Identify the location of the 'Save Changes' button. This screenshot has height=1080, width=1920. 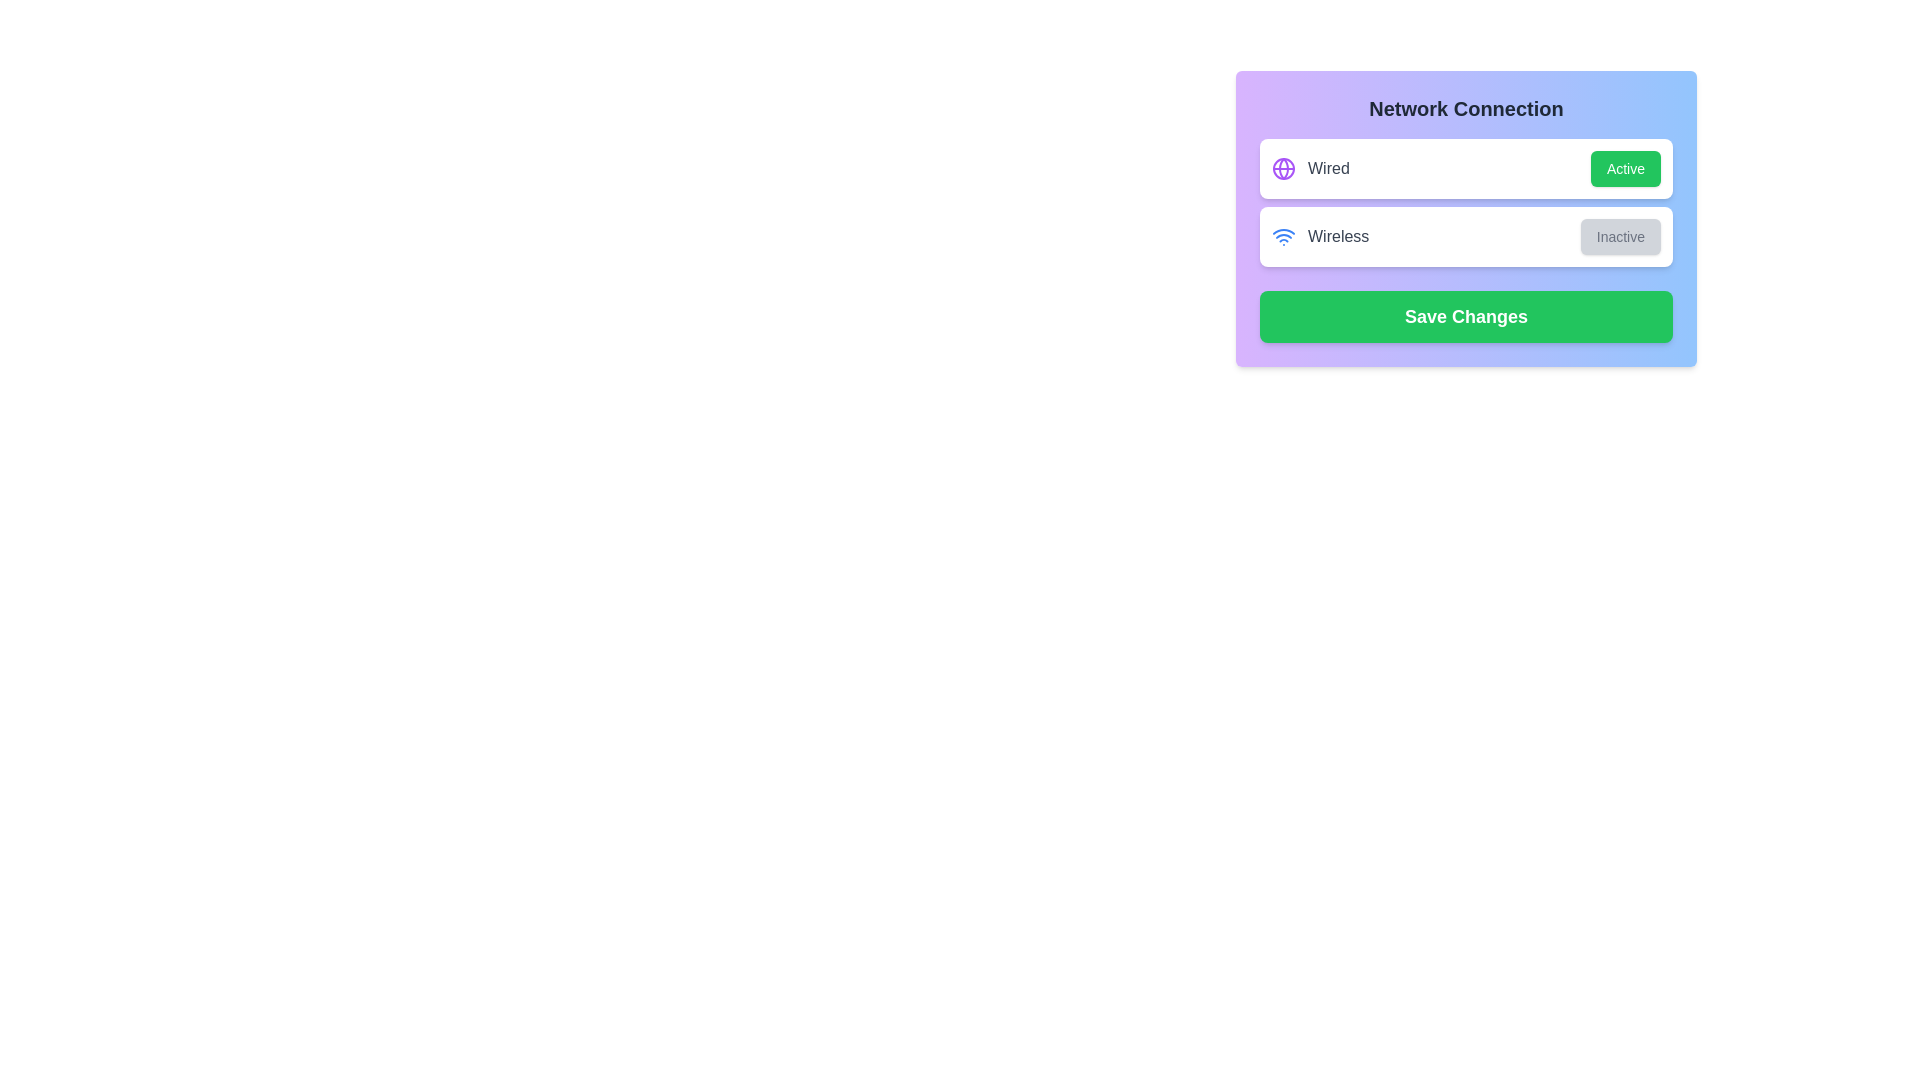
(1466, 315).